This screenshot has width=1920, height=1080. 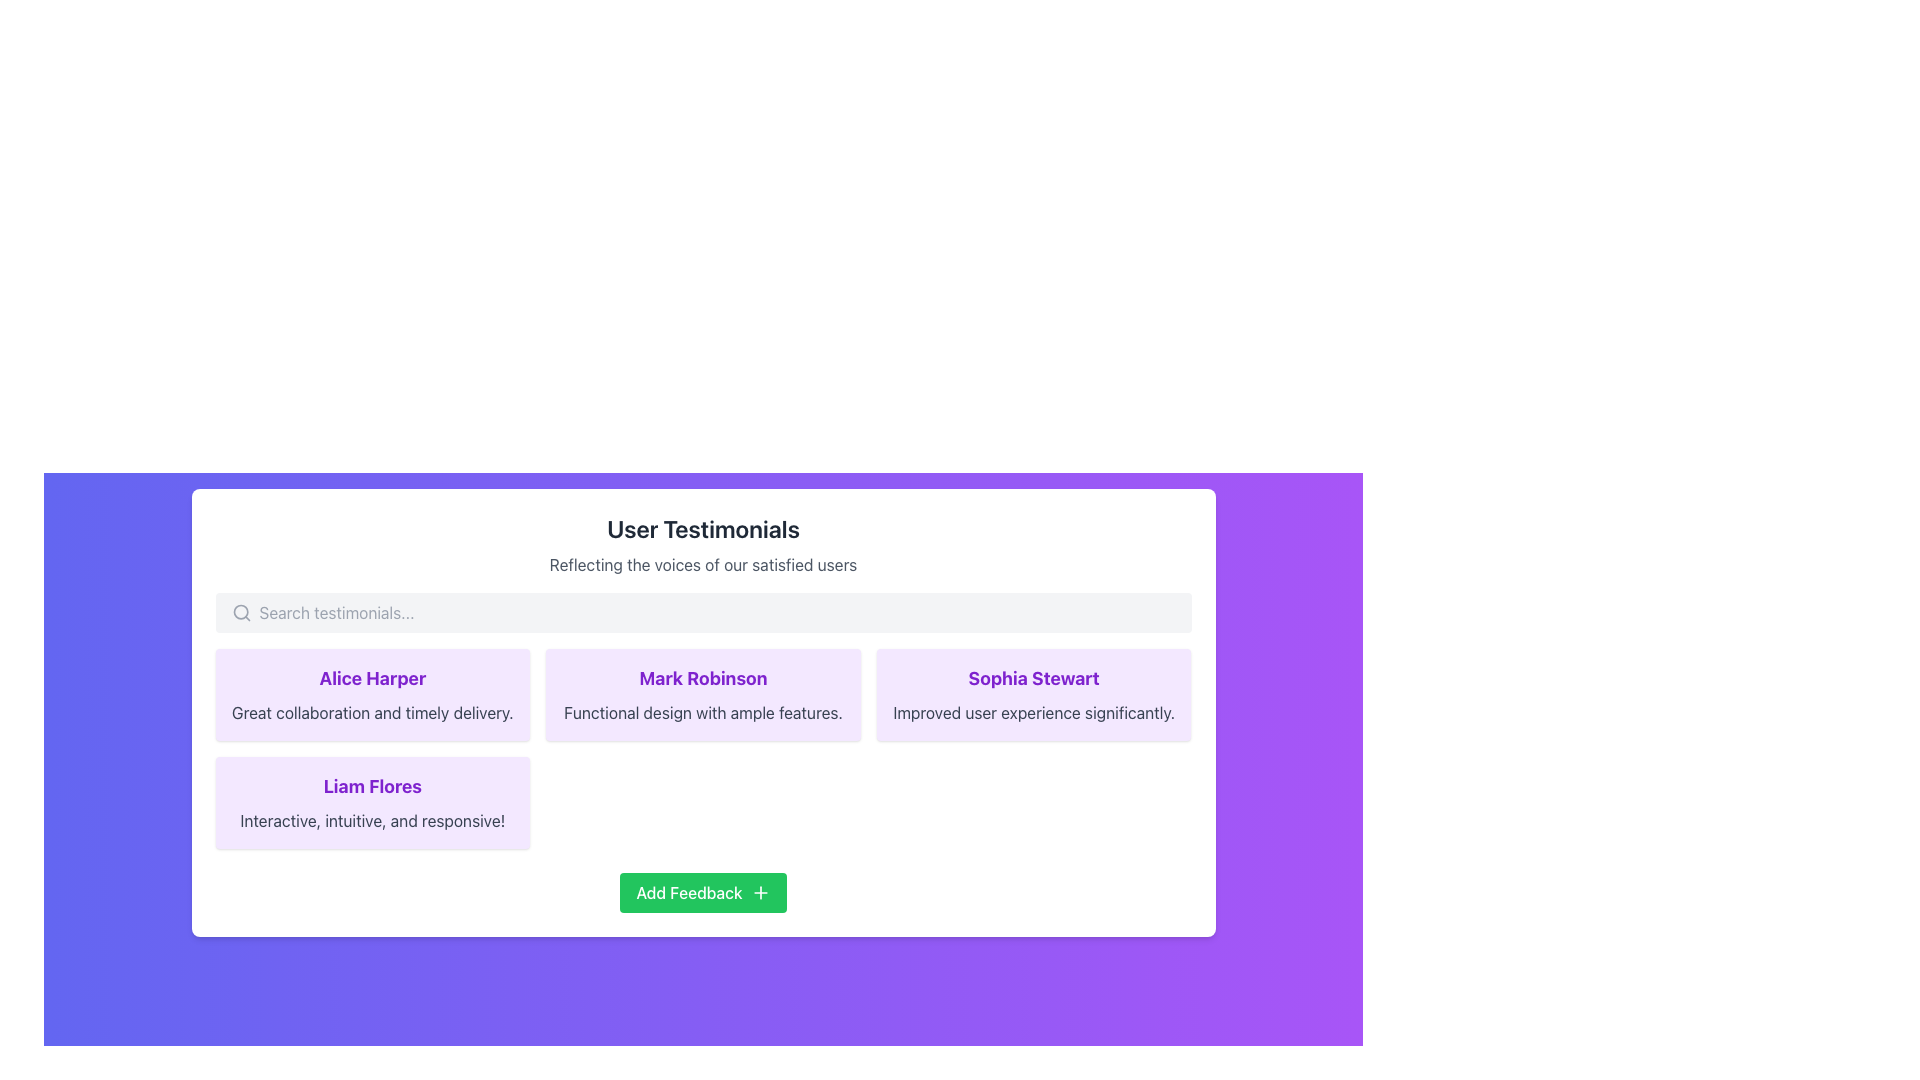 What do you see at coordinates (372, 821) in the screenshot?
I see `the text label displaying the comment or testimonial for 'Liam Flores', which is located directly below the name in the card-like structure` at bounding box center [372, 821].